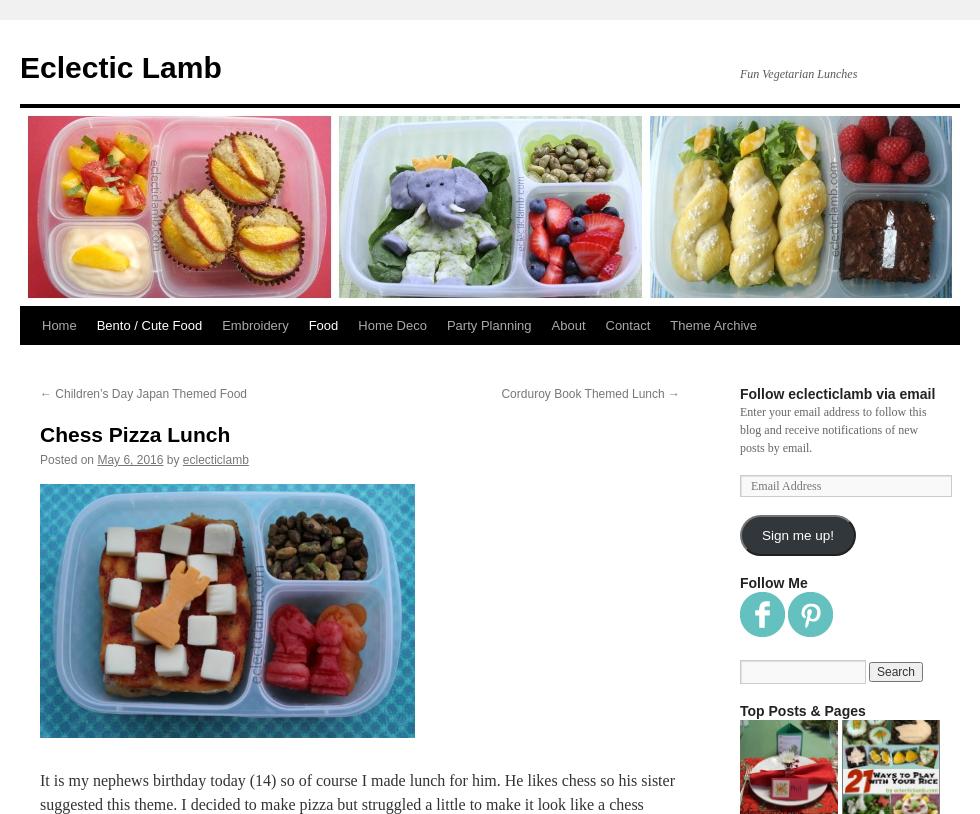 Image resolution: width=980 pixels, height=814 pixels. Describe the element at coordinates (739, 429) in the screenshot. I see `'Enter your email address to follow this blog and receive notifications of new posts by email.'` at that location.